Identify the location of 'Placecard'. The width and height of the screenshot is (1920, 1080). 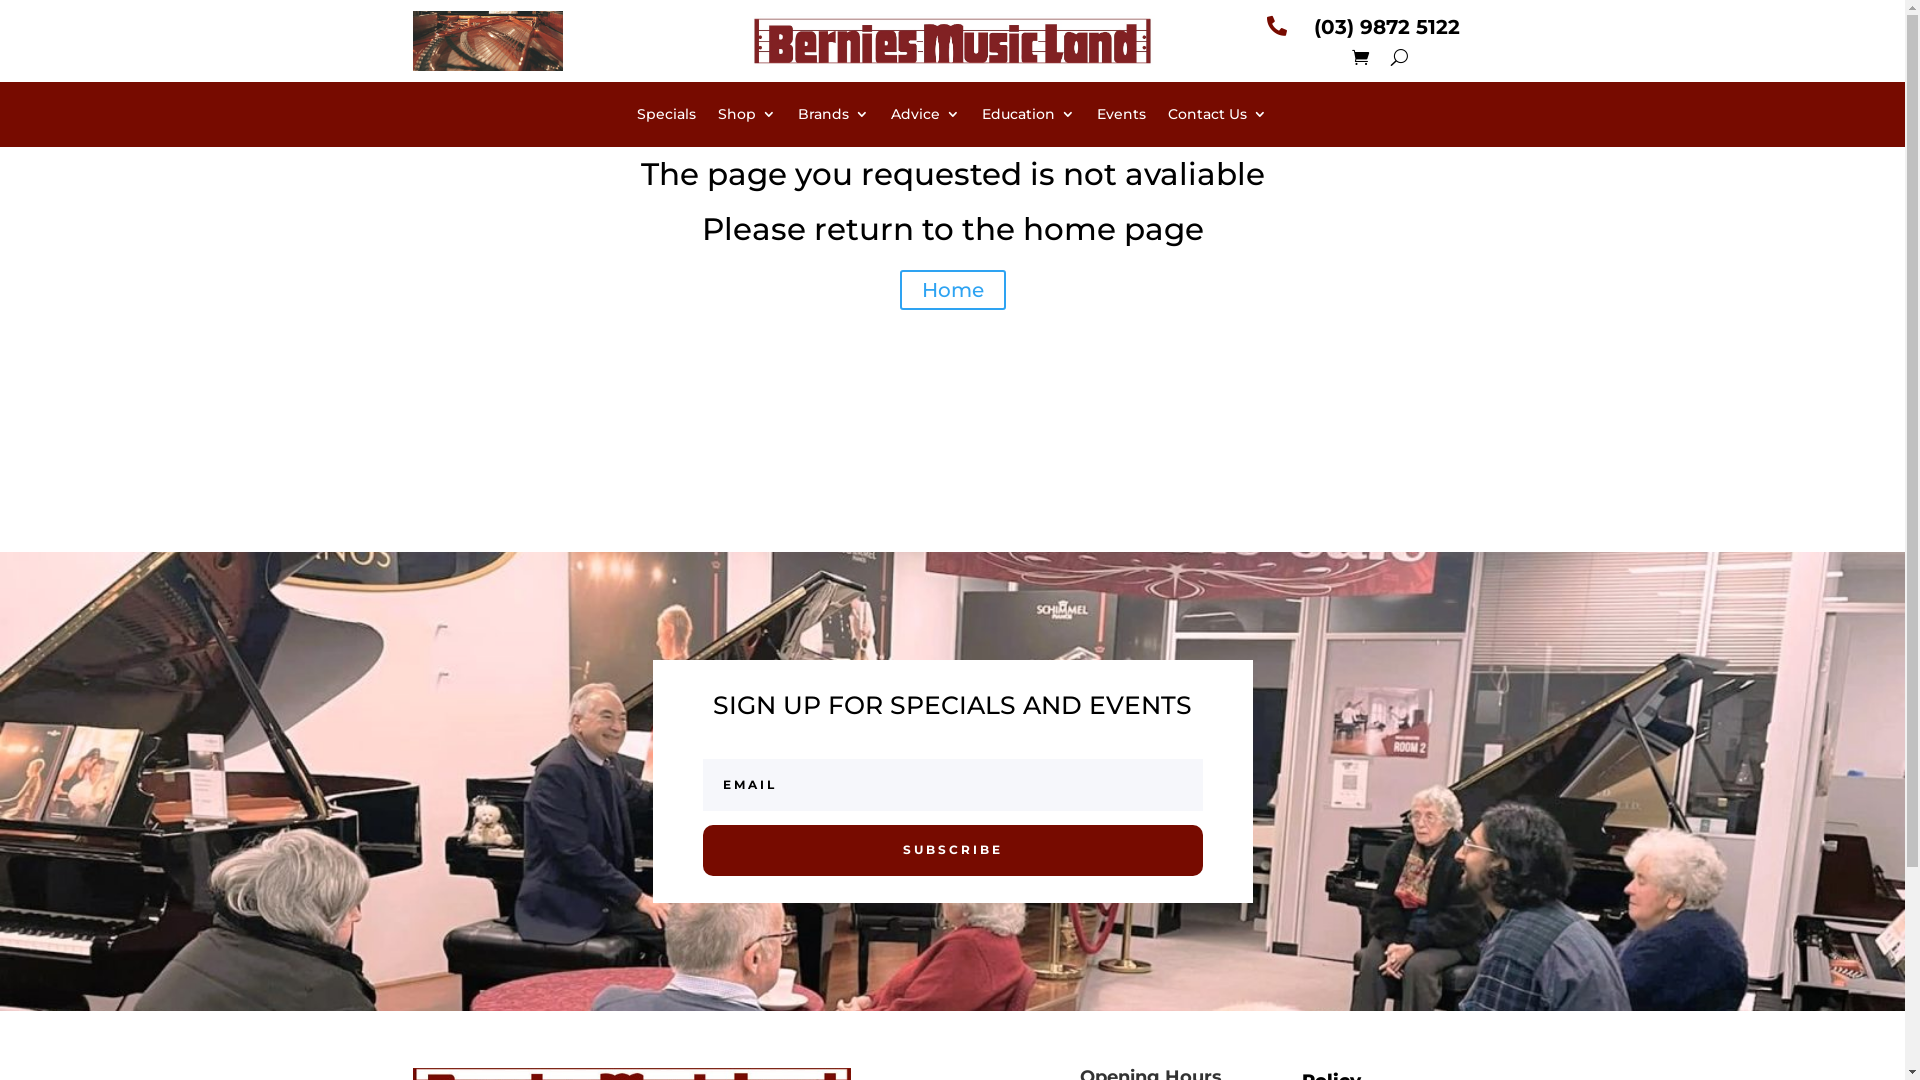
(486, 41).